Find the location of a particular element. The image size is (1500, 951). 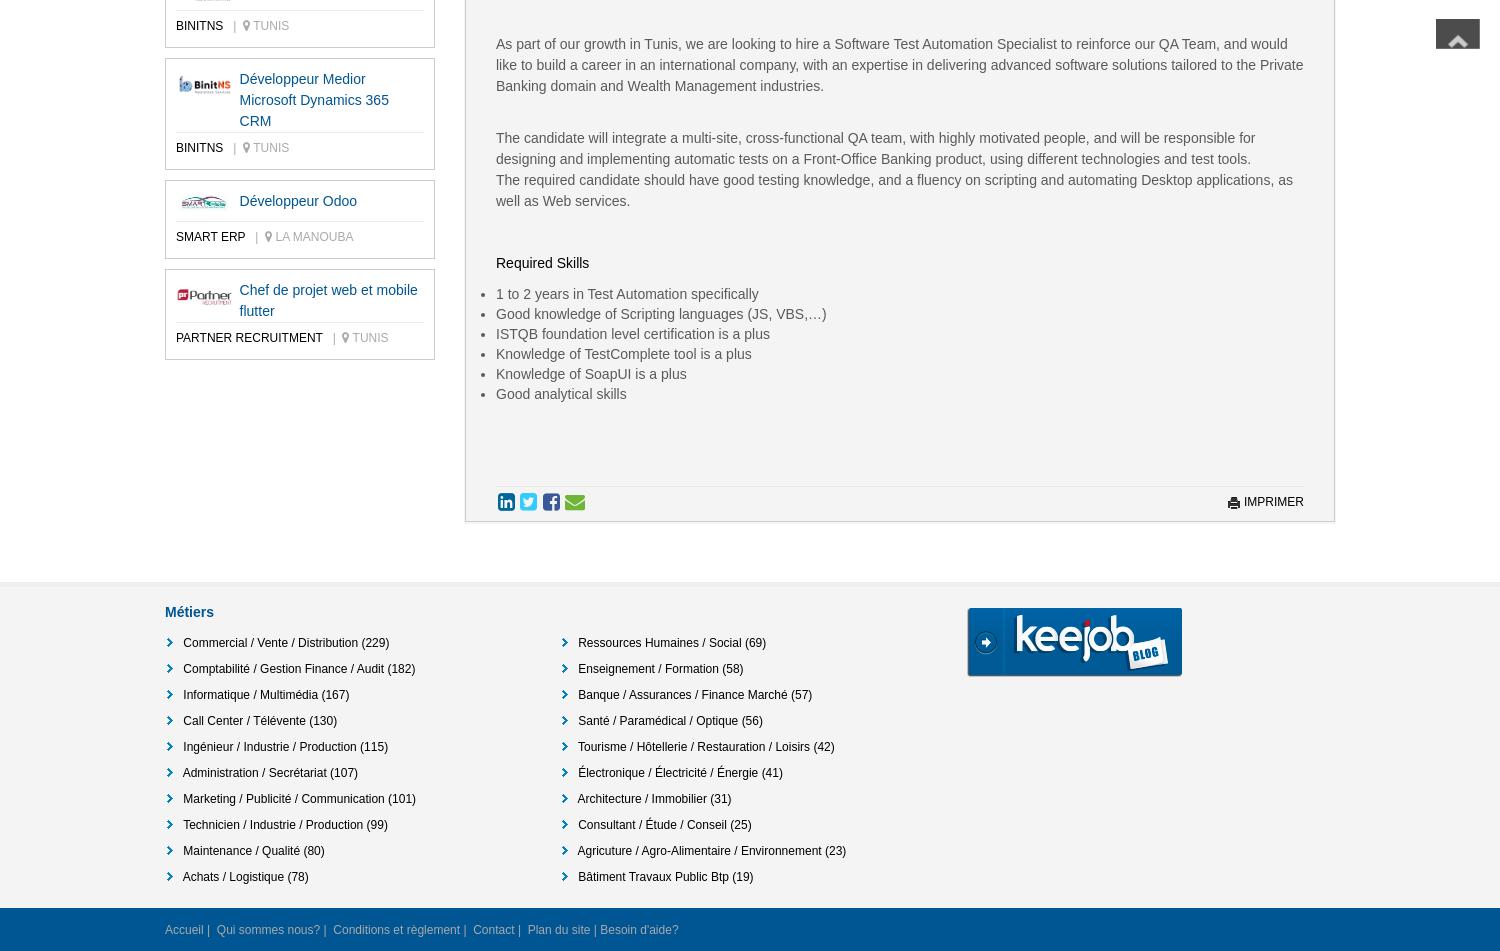

'As part of our growth in Tunis, we are looking to hire a Software Test Automation Specialist to reinforce our QA Team, and would like to build a career in an international company, with an expertise in delivering advanced software solutions tailored to the Private Banking domain and Wealth Management industries.' is located at coordinates (899, 64).